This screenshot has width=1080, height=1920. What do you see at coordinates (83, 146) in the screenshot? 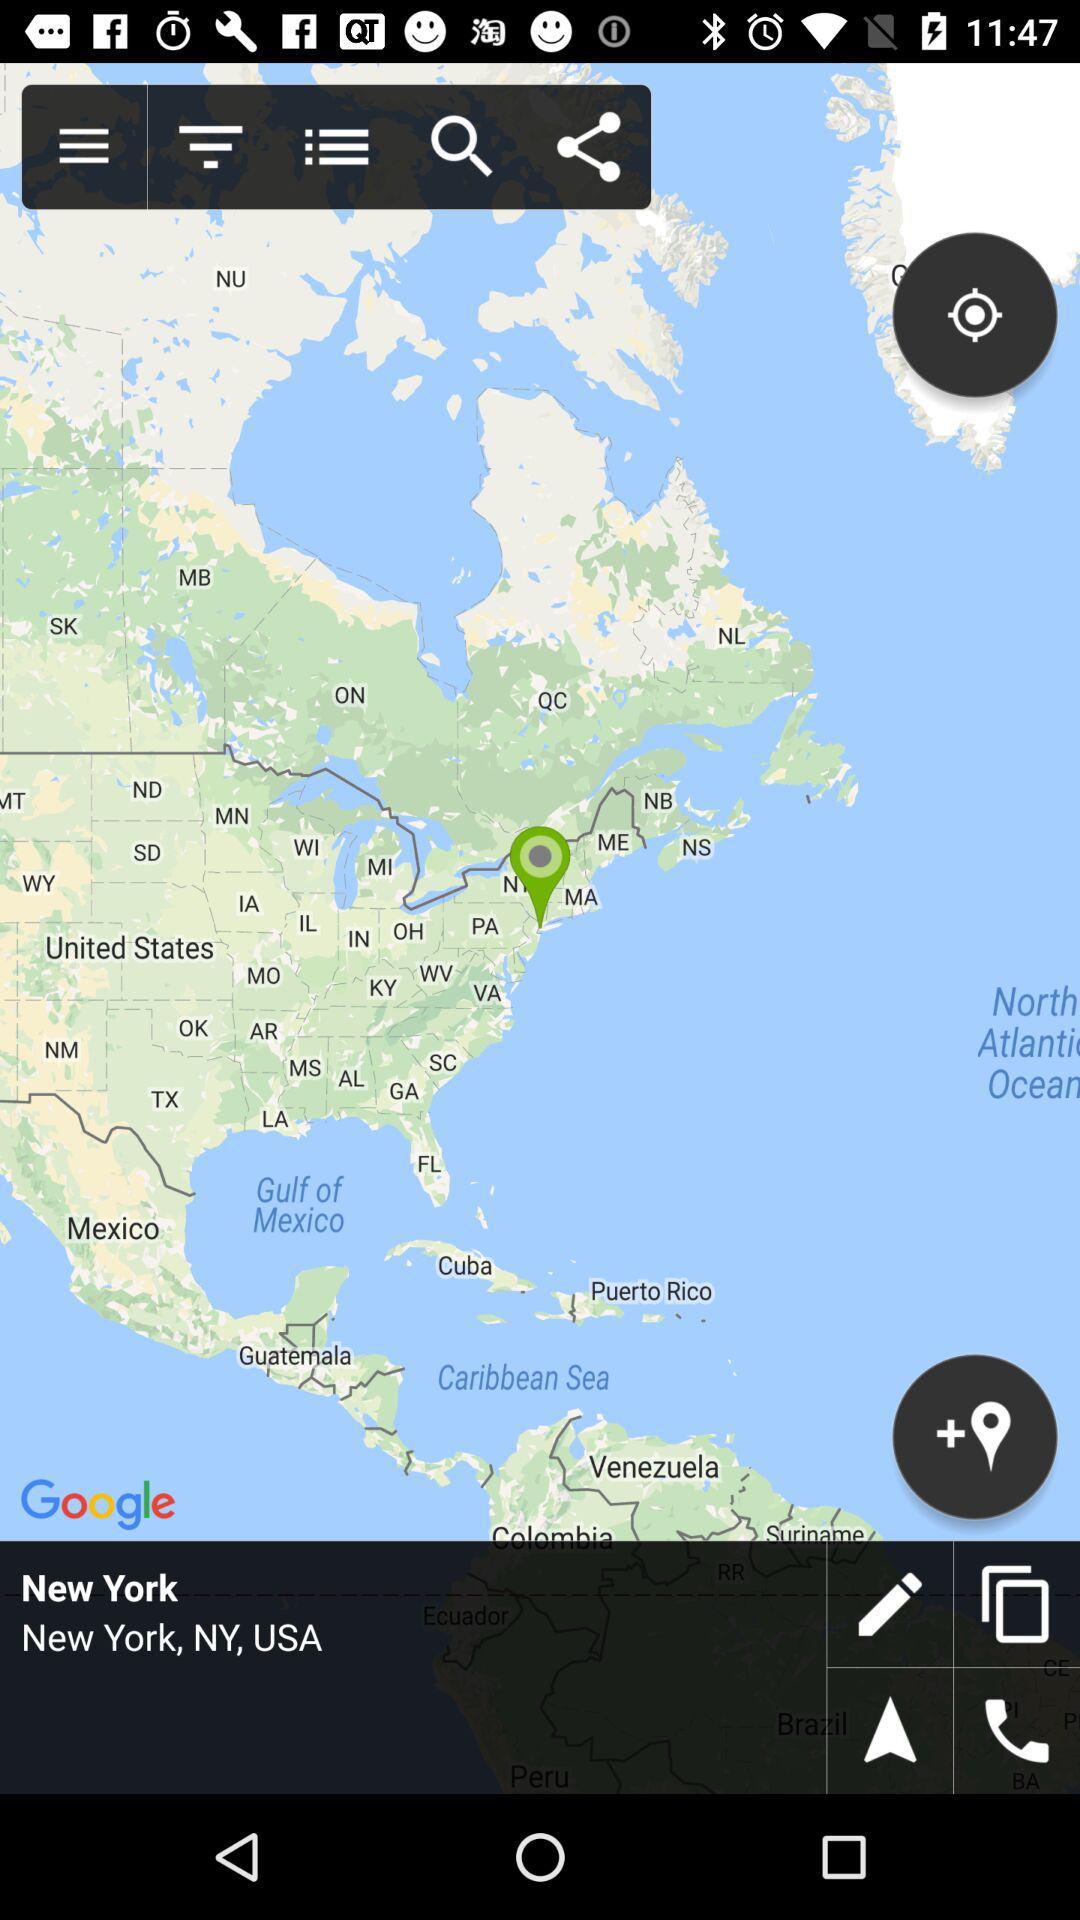
I see `options` at bounding box center [83, 146].